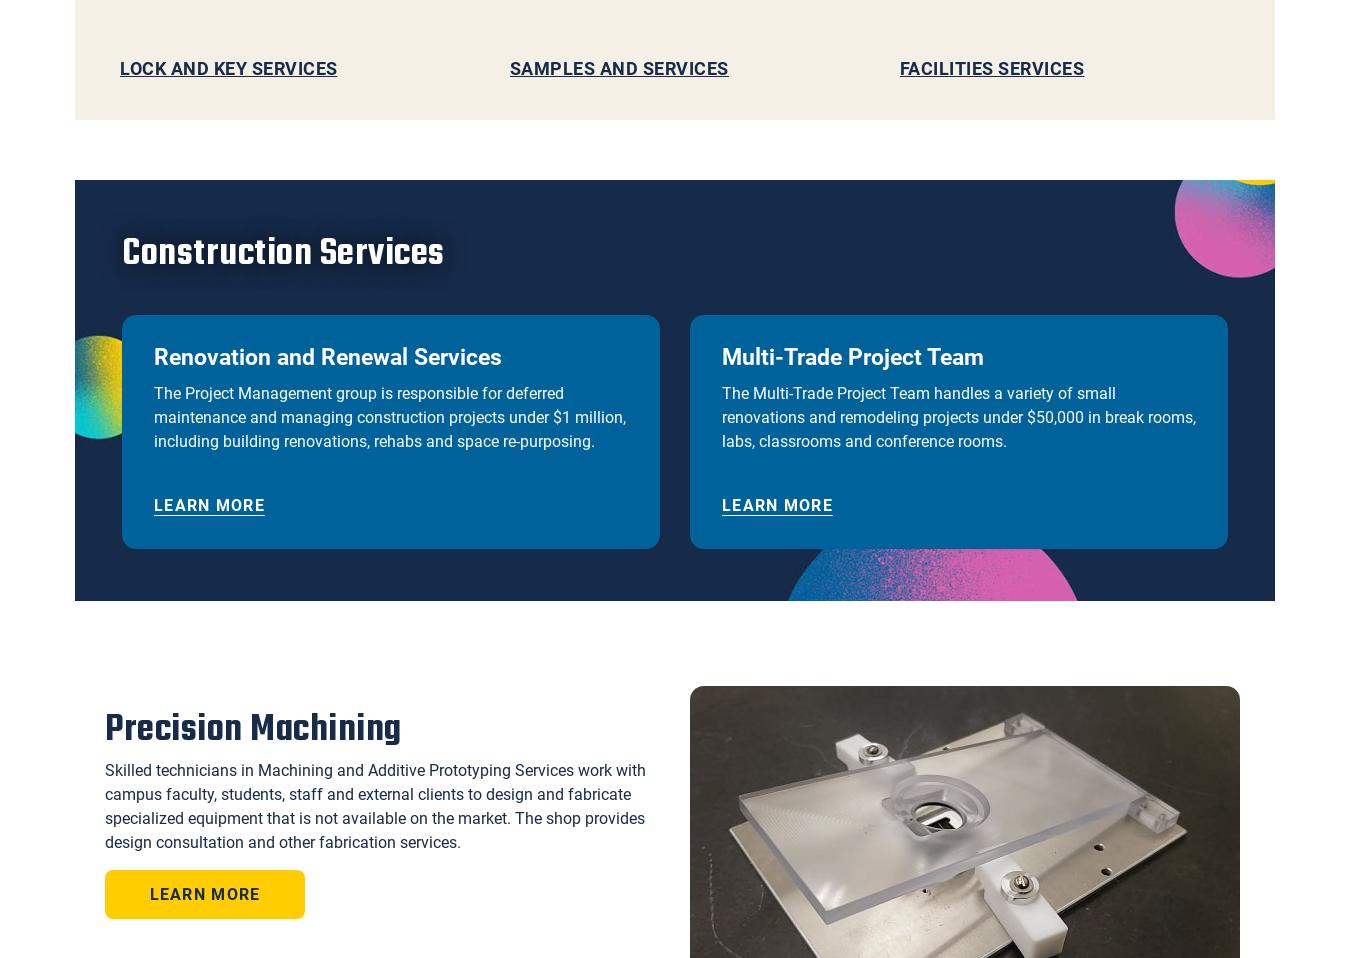 This screenshot has height=958, width=1350. Describe the element at coordinates (251, 728) in the screenshot. I see `'Precision Machining'` at that location.